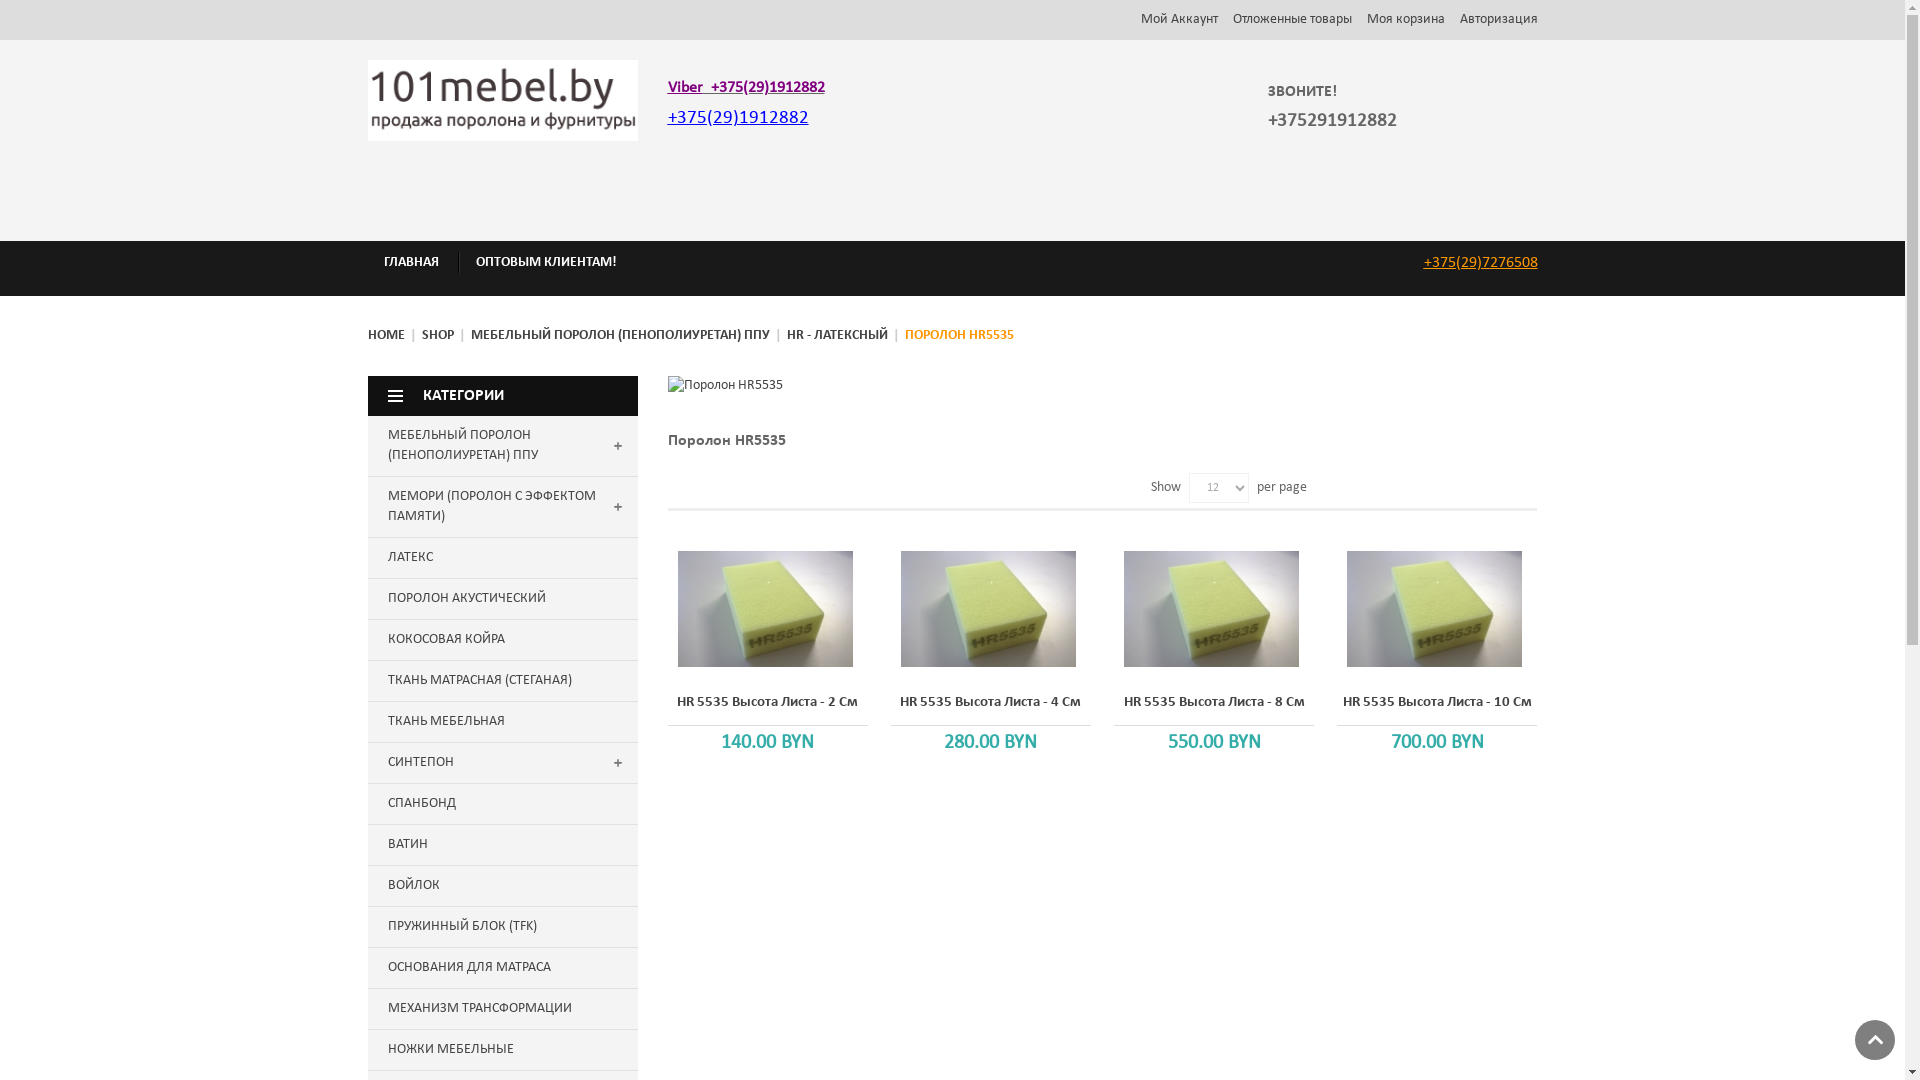 This screenshot has width=1920, height=1080. Describe the element at coordinates (1457, 261) in the screenshot. I see `'+375(29)7'` at that location.